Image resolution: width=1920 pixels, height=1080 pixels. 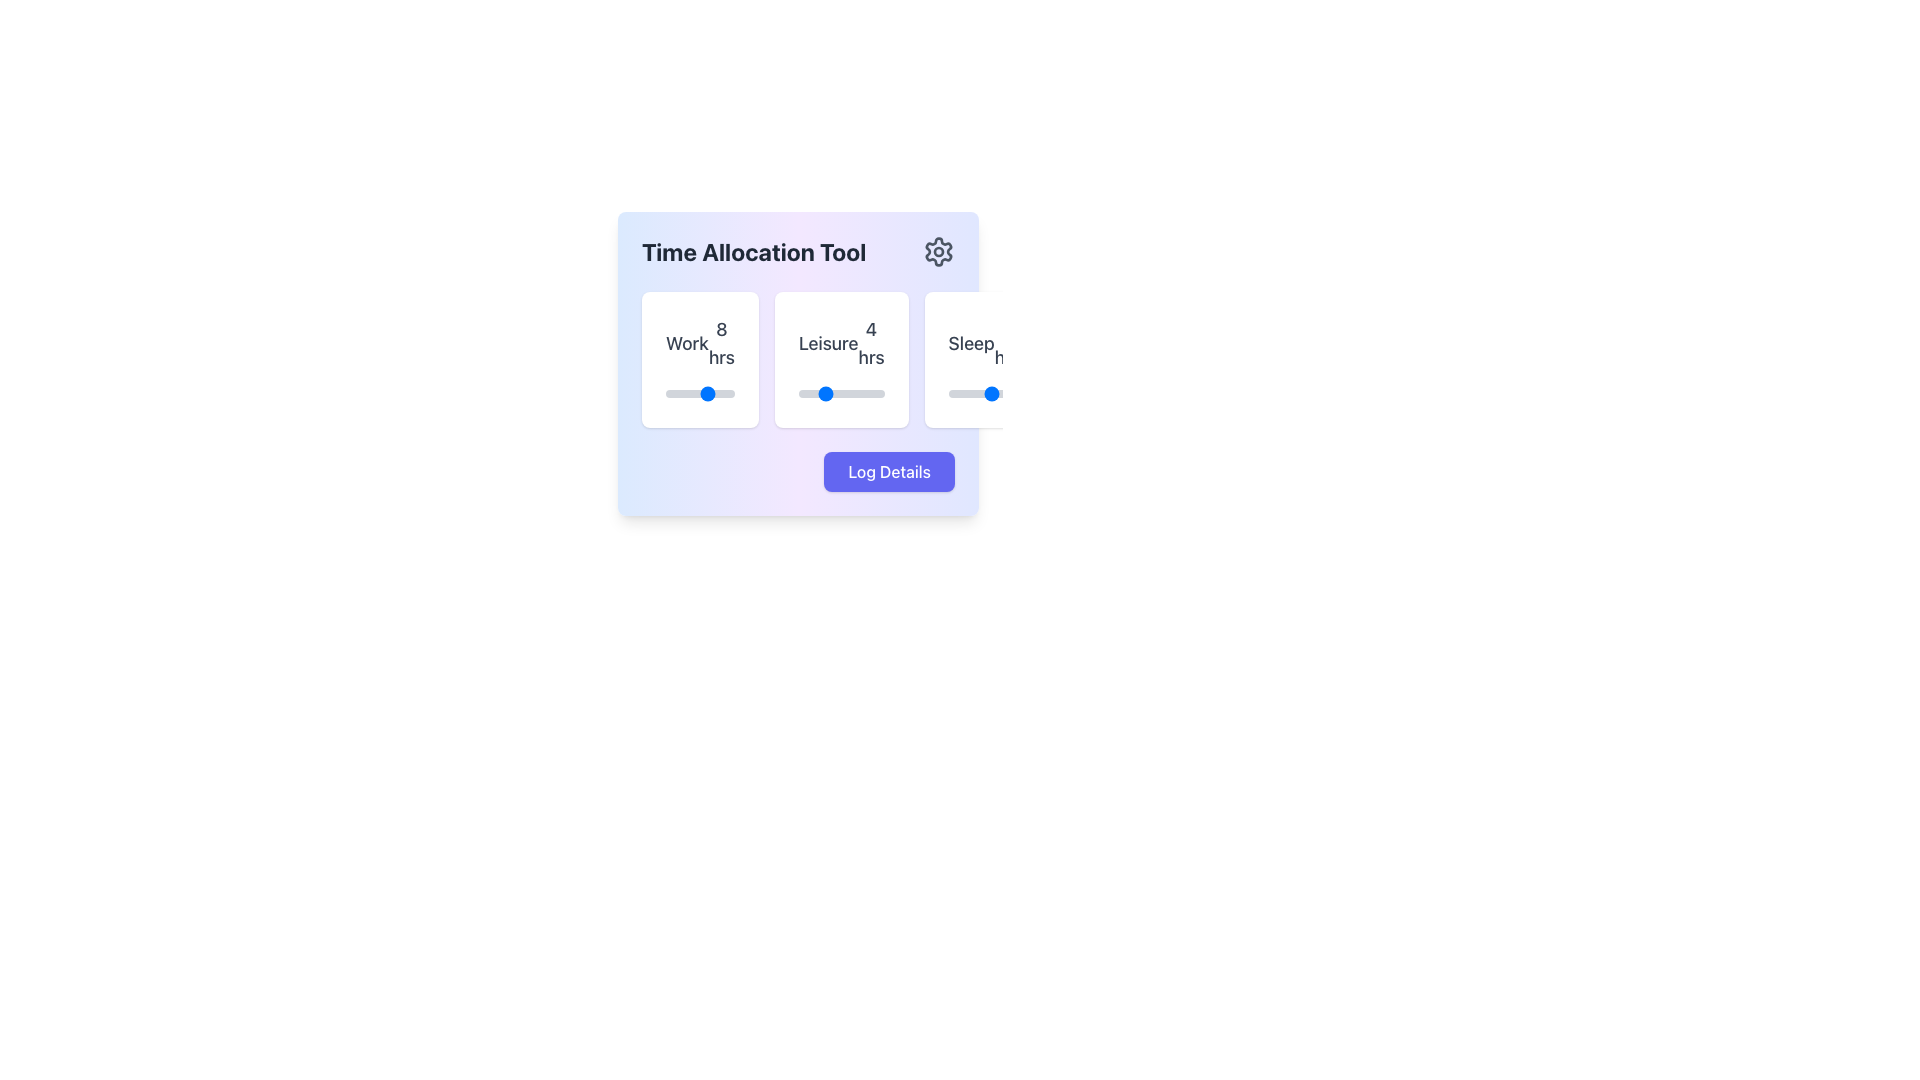 What do you see at coordinates (981, 393) in the screenshot?
I see `sleep hours` at bounding box center [981, 393].